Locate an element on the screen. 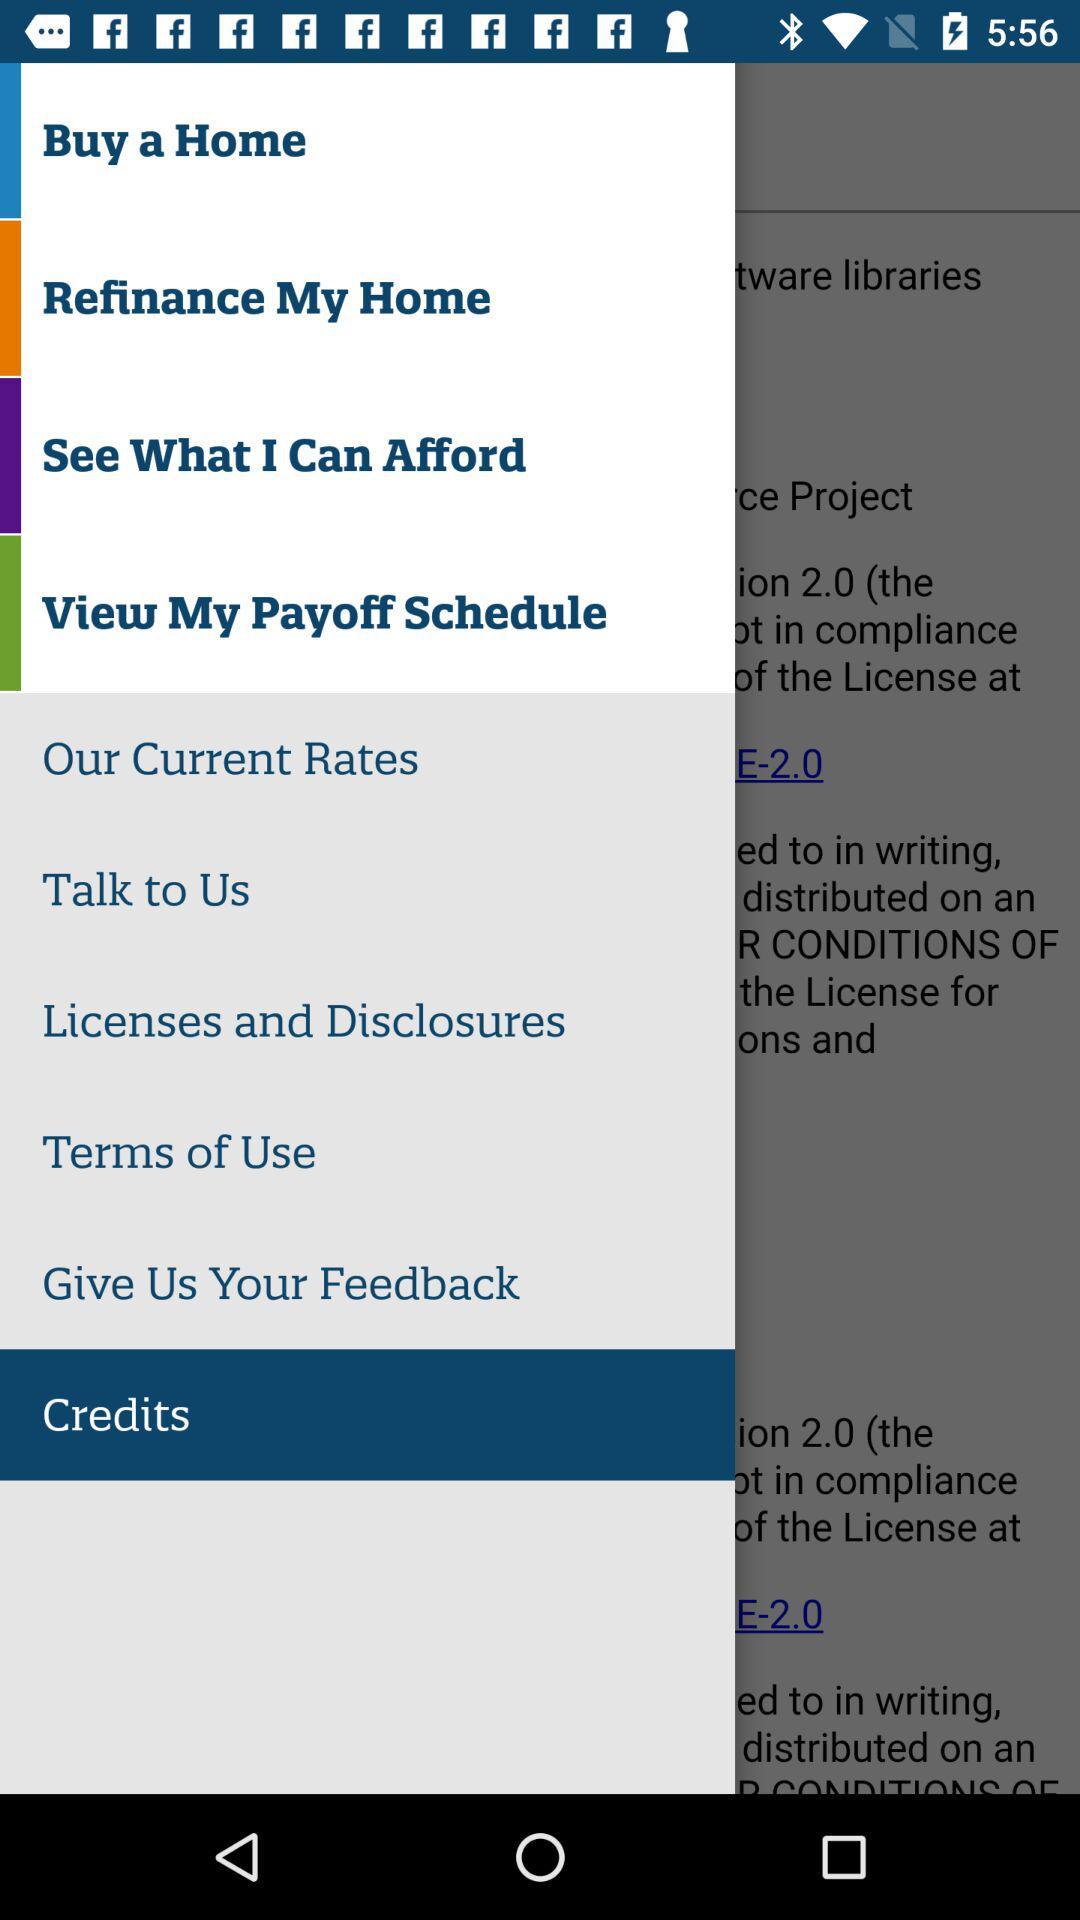 This screenshot has height=1920, width=1080. the item above talk to us is located at coordinates (388, 757).